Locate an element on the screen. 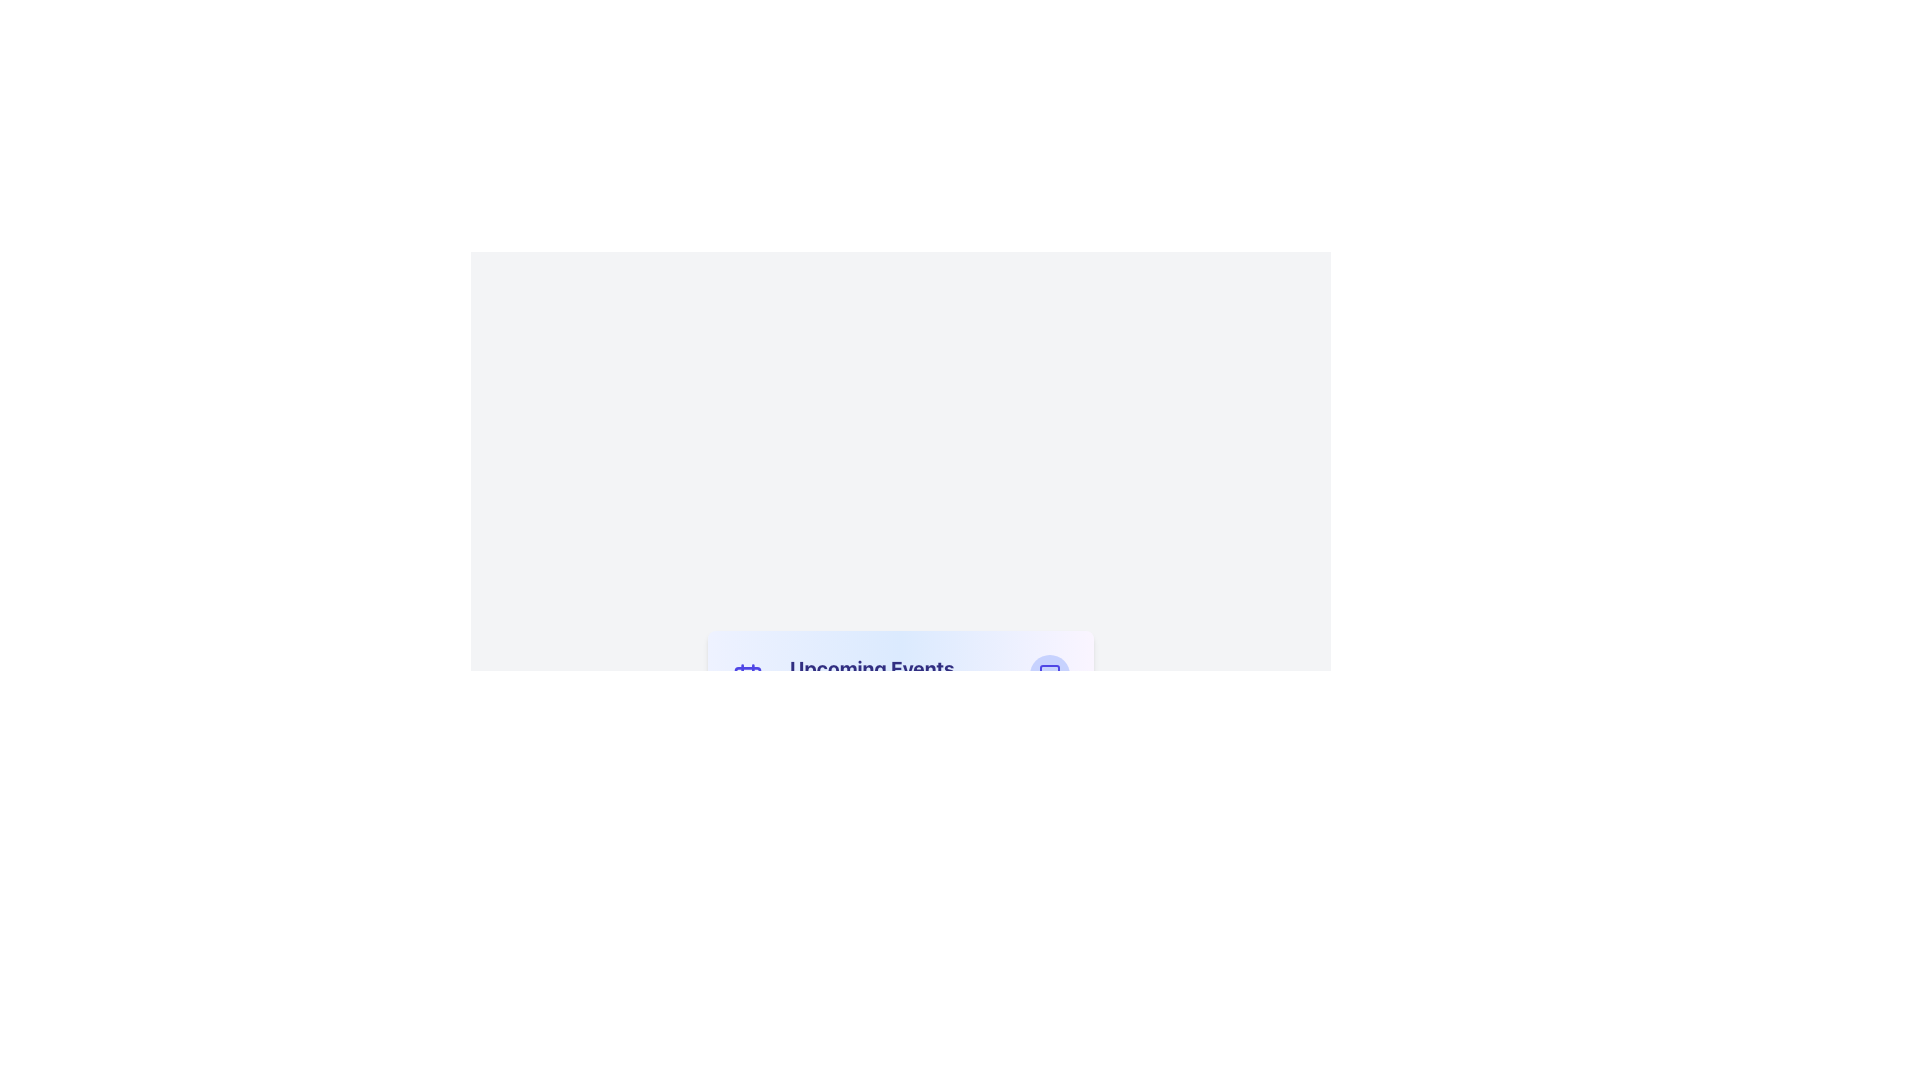  the button located in the bottom-right corner of the 'Upcoming Events' card is located at coordinates (1049, 675).